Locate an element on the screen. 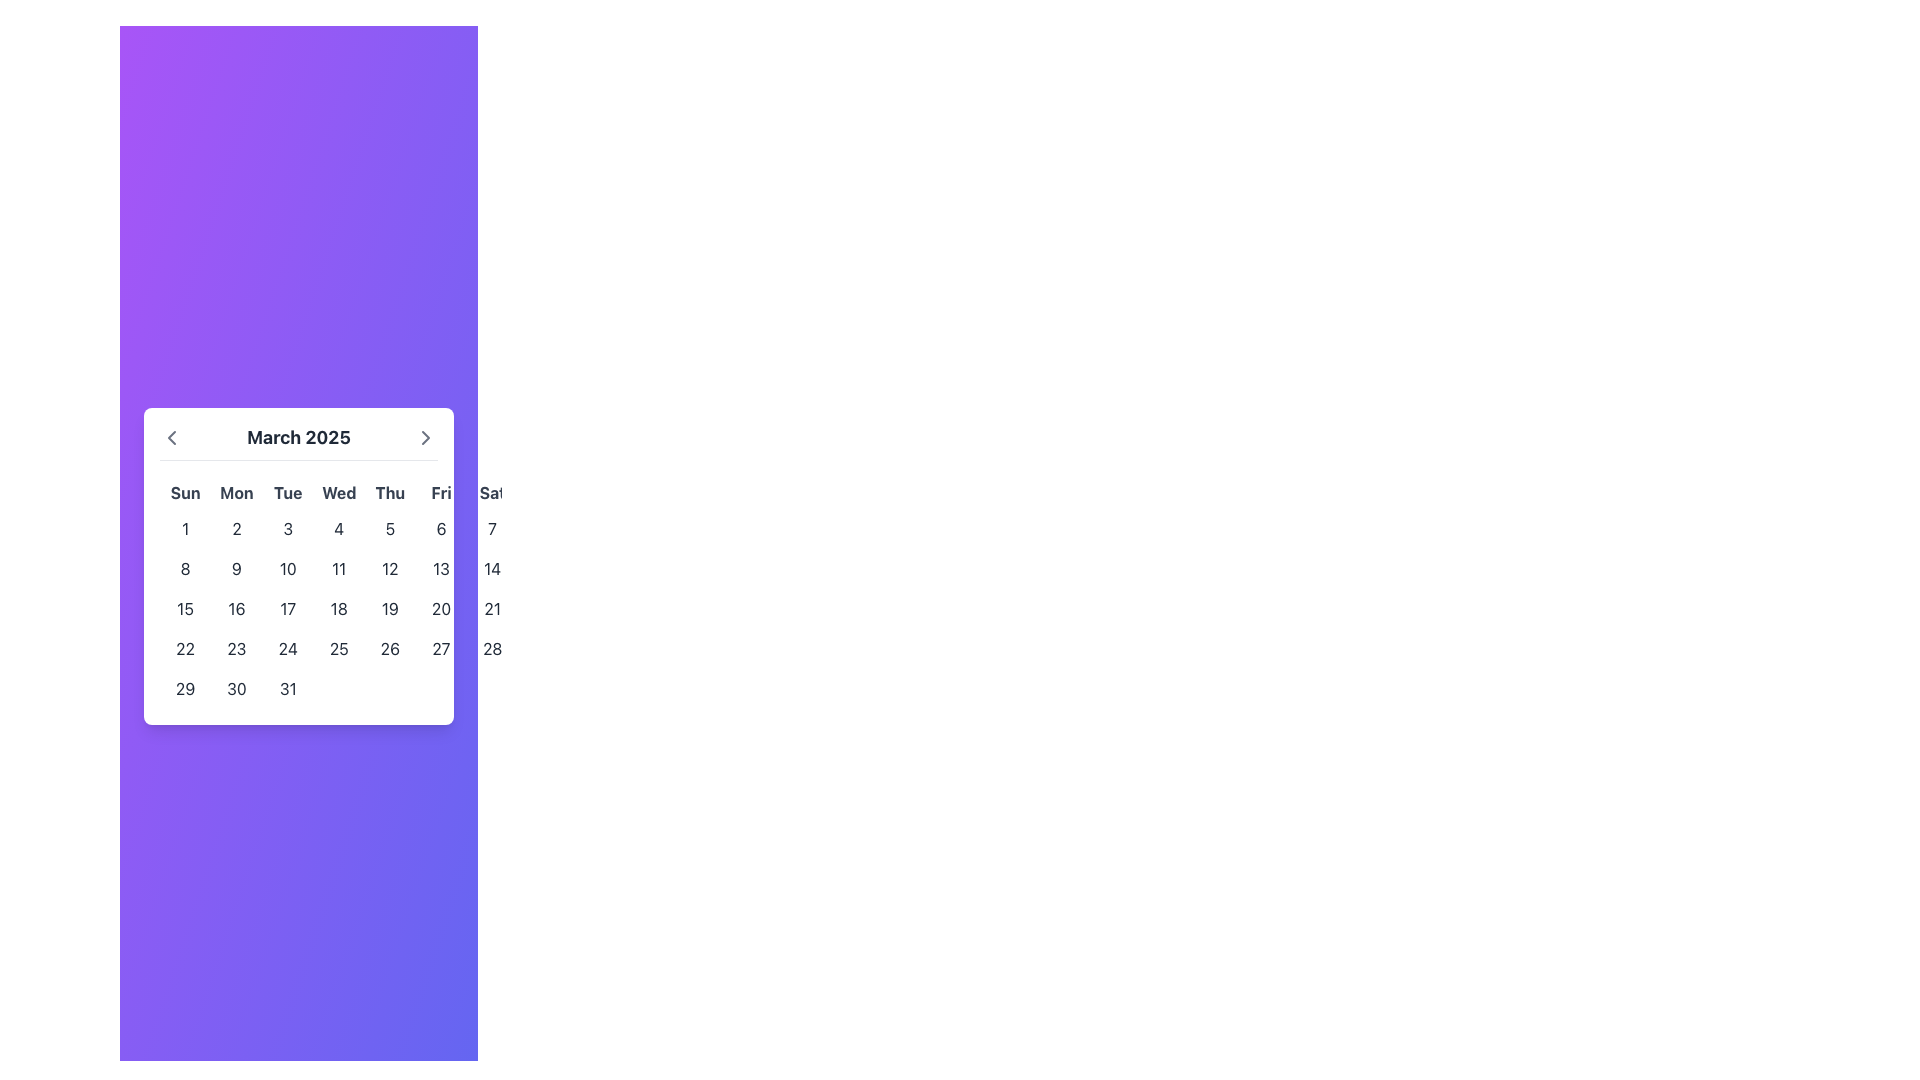 The height and width of the screenshot is (1080, 1920). the numeral representing the first day of the week under the 'Sun' column in the calendar interface is located at coordinates (185, 527).